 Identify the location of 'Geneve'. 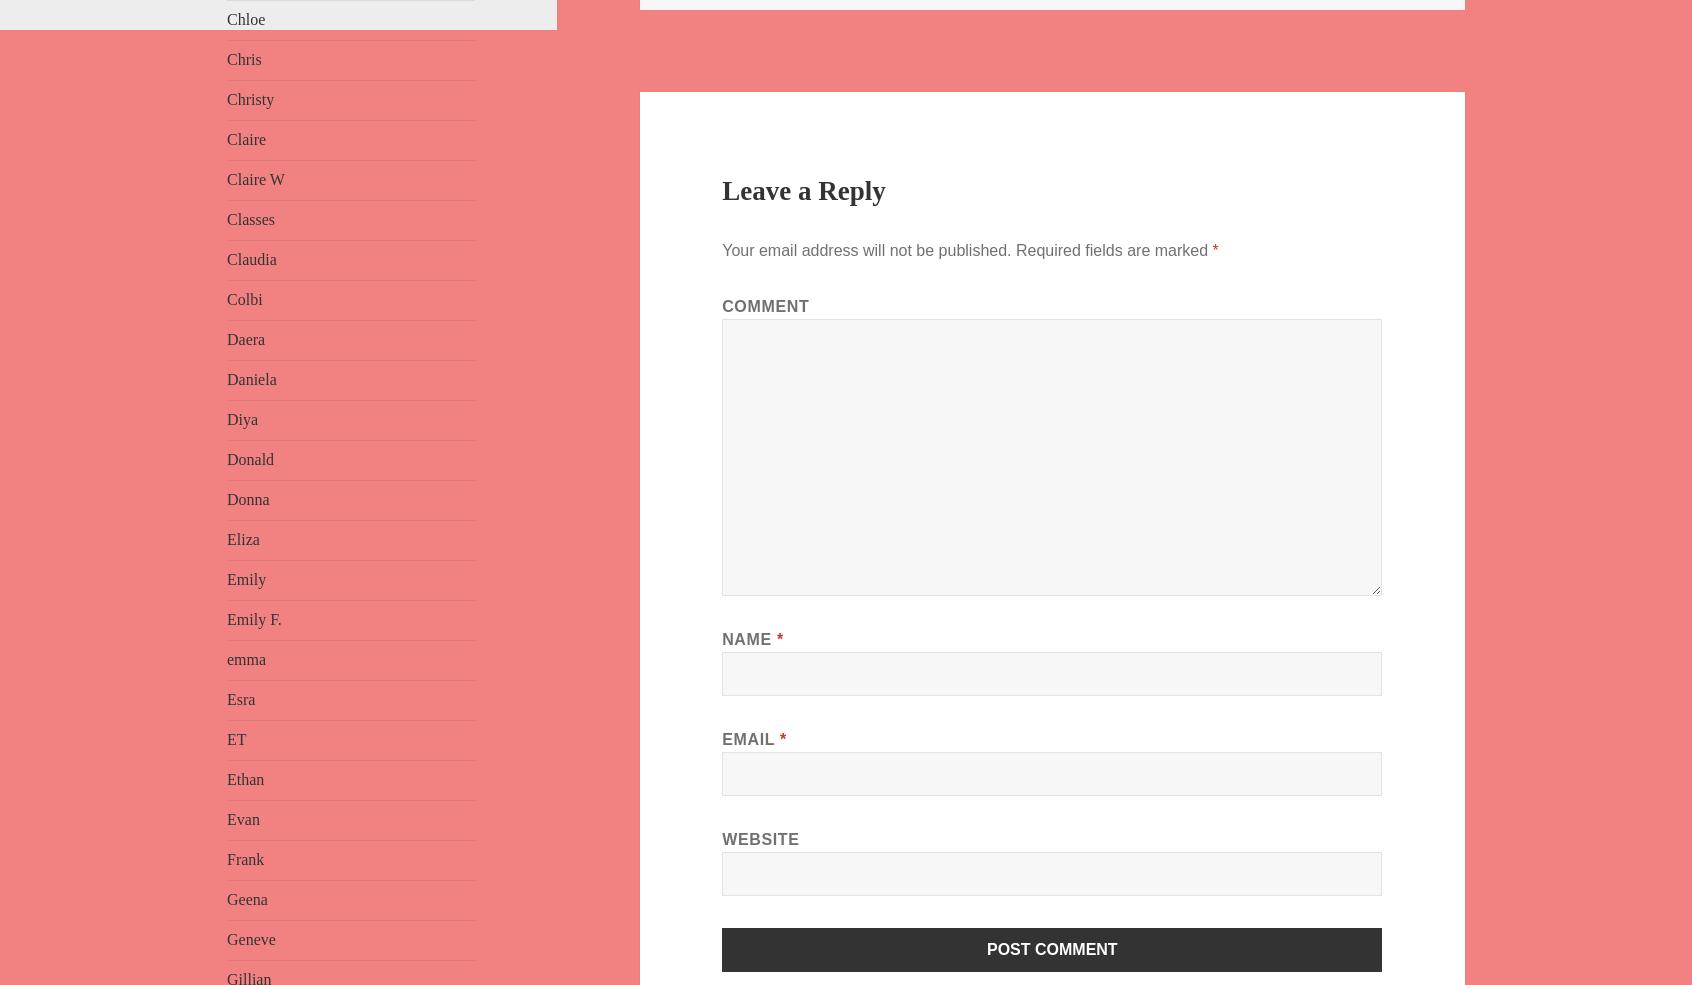
(250, 939).